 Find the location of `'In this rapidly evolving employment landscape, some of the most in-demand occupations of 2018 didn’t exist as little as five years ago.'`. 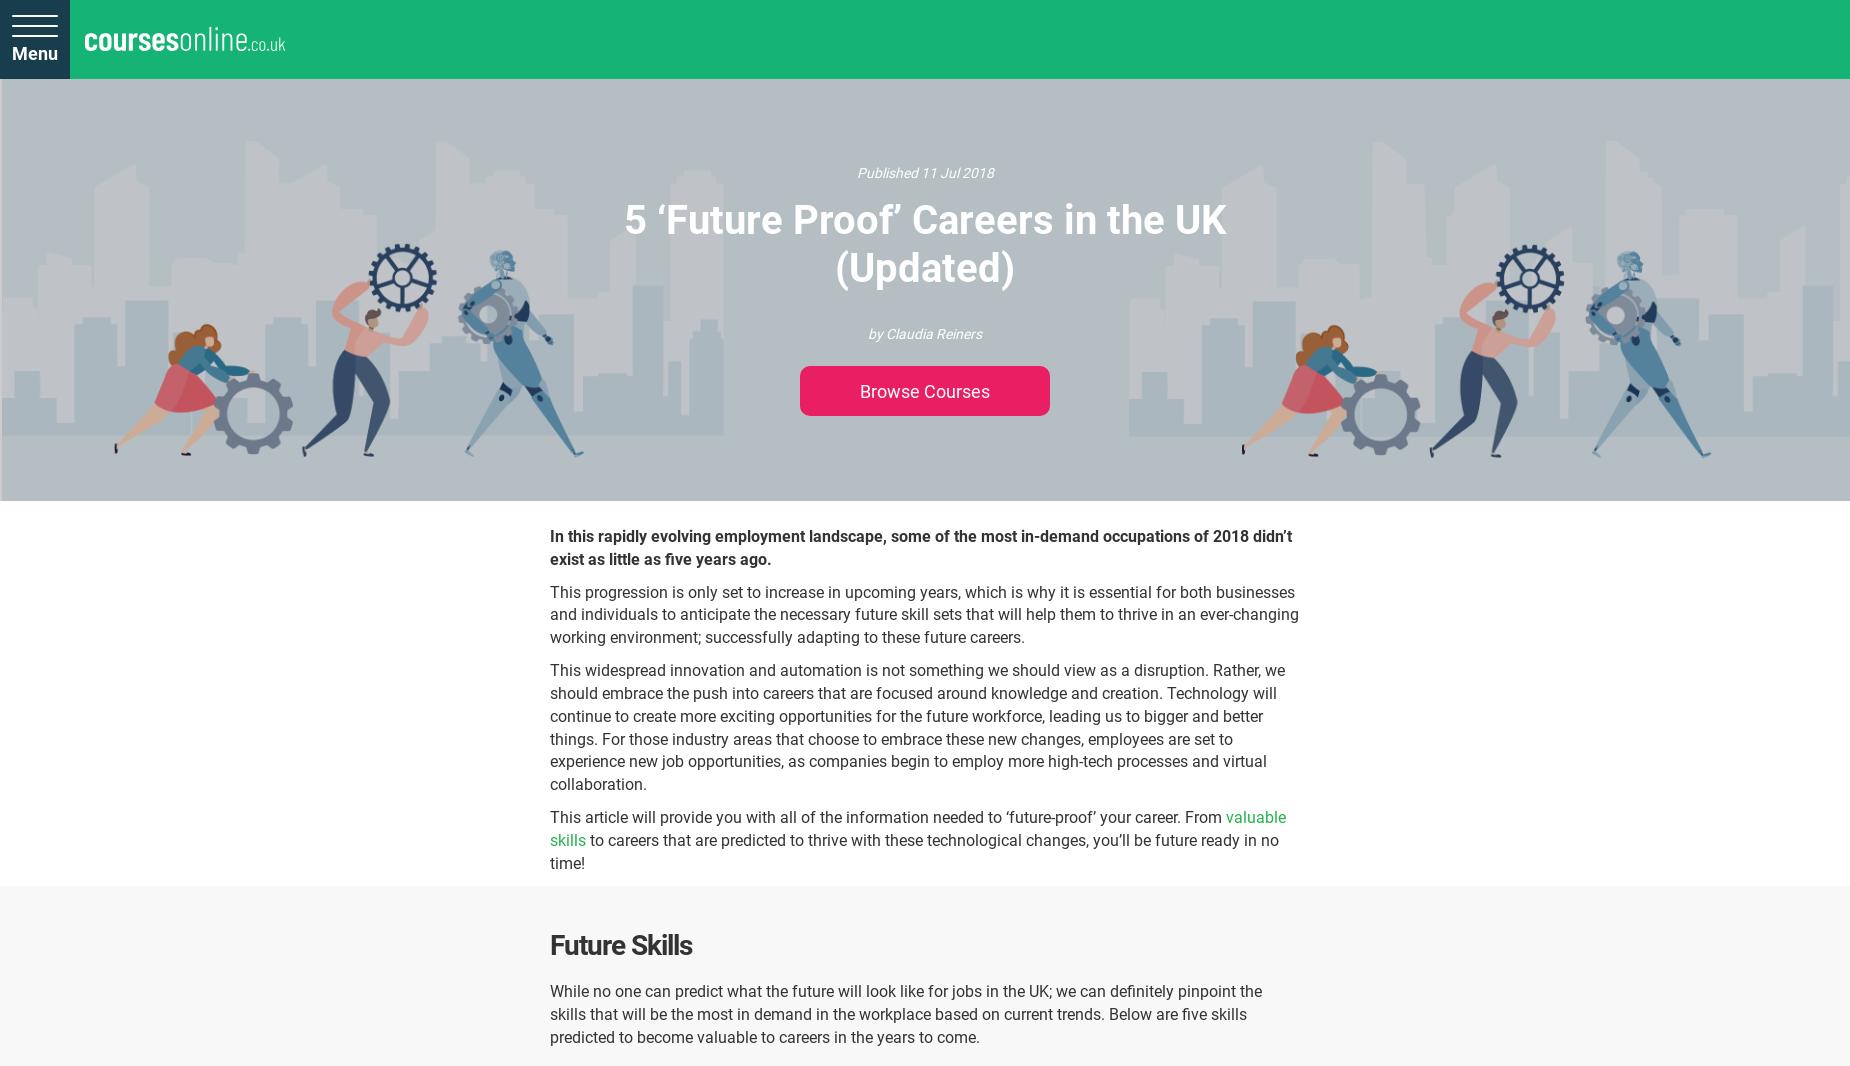

'In this rapidly evolving employment landscape, some of the most in-demand occupations of 2018 didn’t exist as little as five years ago.' is located at coordinates (920, 545).